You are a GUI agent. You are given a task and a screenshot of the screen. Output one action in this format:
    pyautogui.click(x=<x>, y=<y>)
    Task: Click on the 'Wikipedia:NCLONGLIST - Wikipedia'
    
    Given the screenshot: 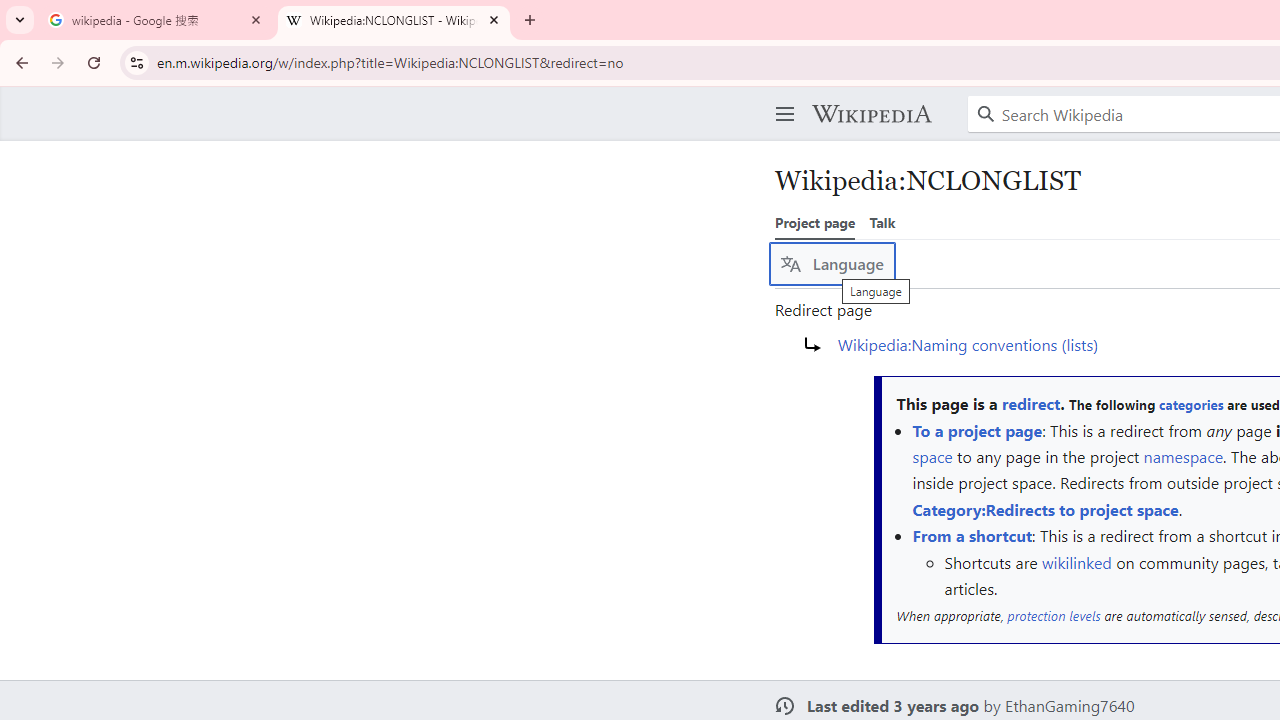 What is the action you would take?
    pyautogui.click(x=394, y=20)
    